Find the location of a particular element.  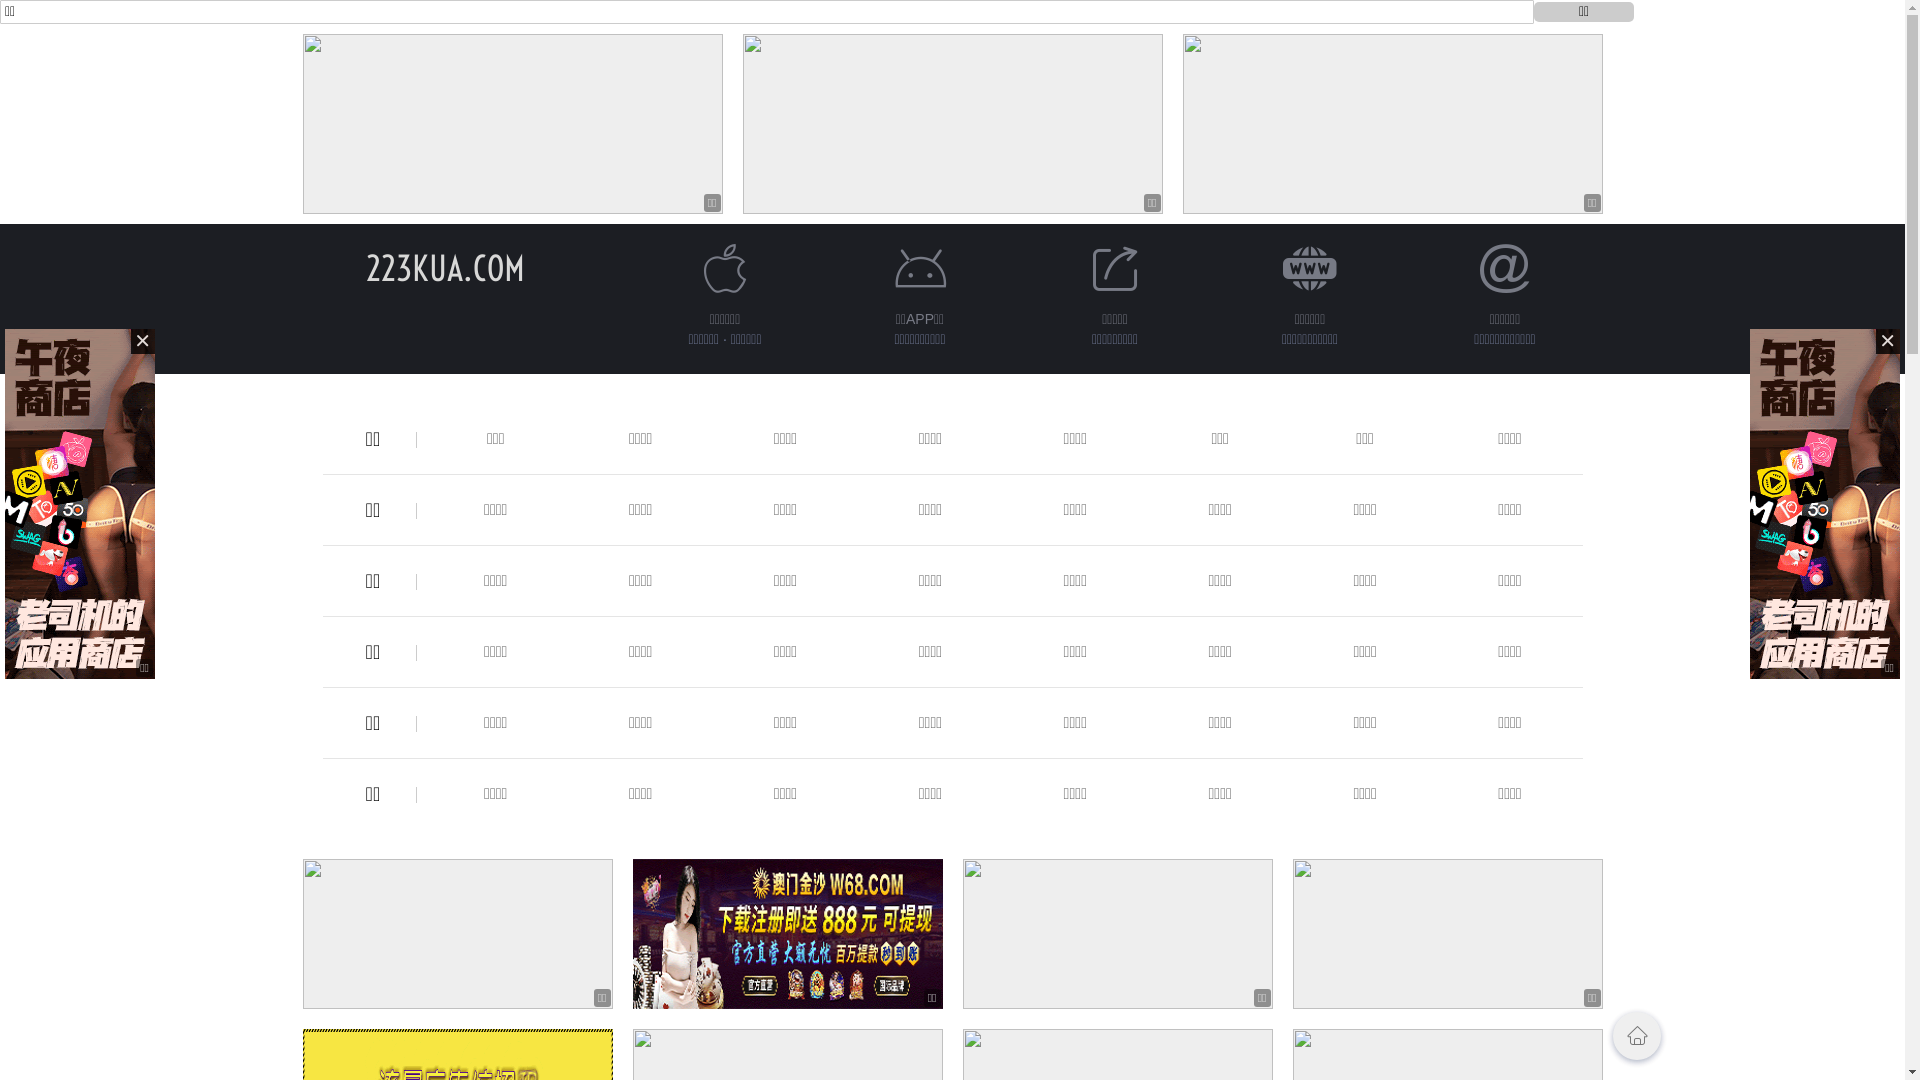

'223KUA.COM' is located at coordinates (444, 267).